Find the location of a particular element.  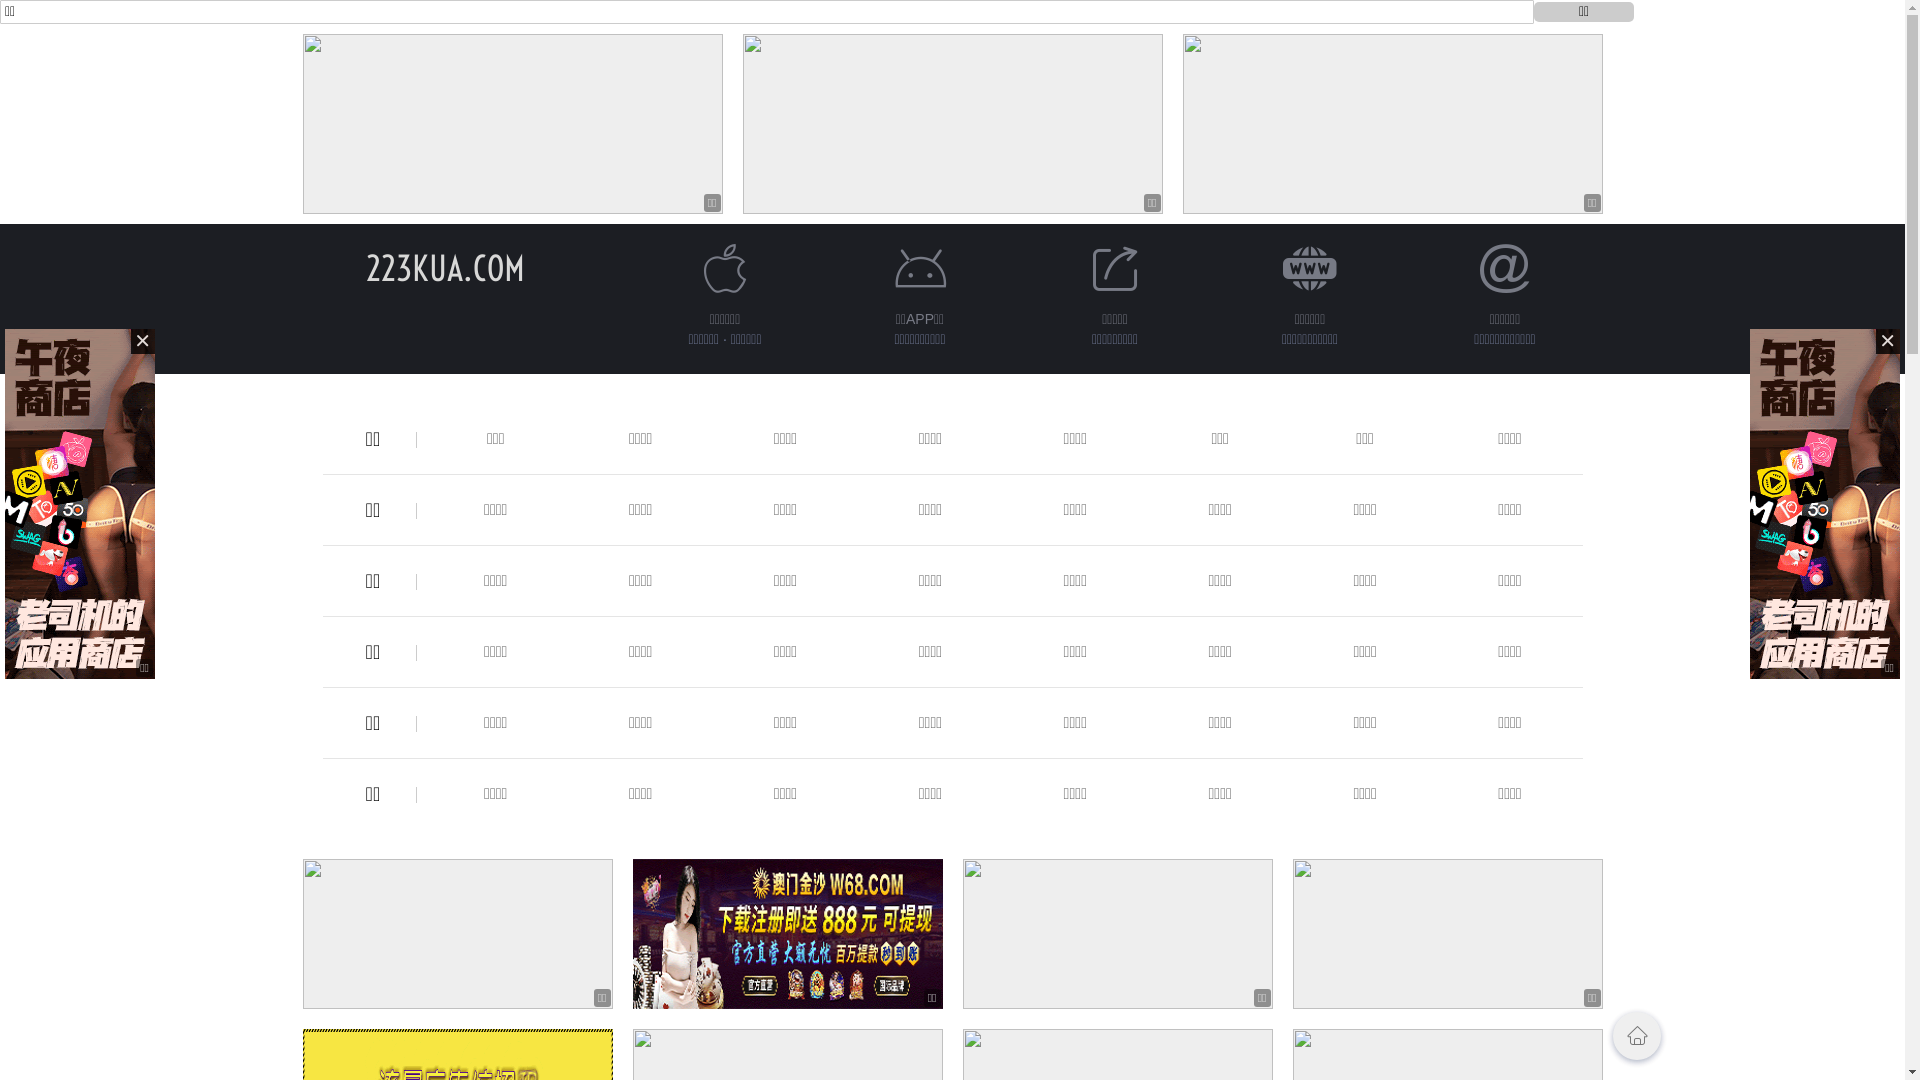

'223KUA.COM' is located at coordinates (444, 267).